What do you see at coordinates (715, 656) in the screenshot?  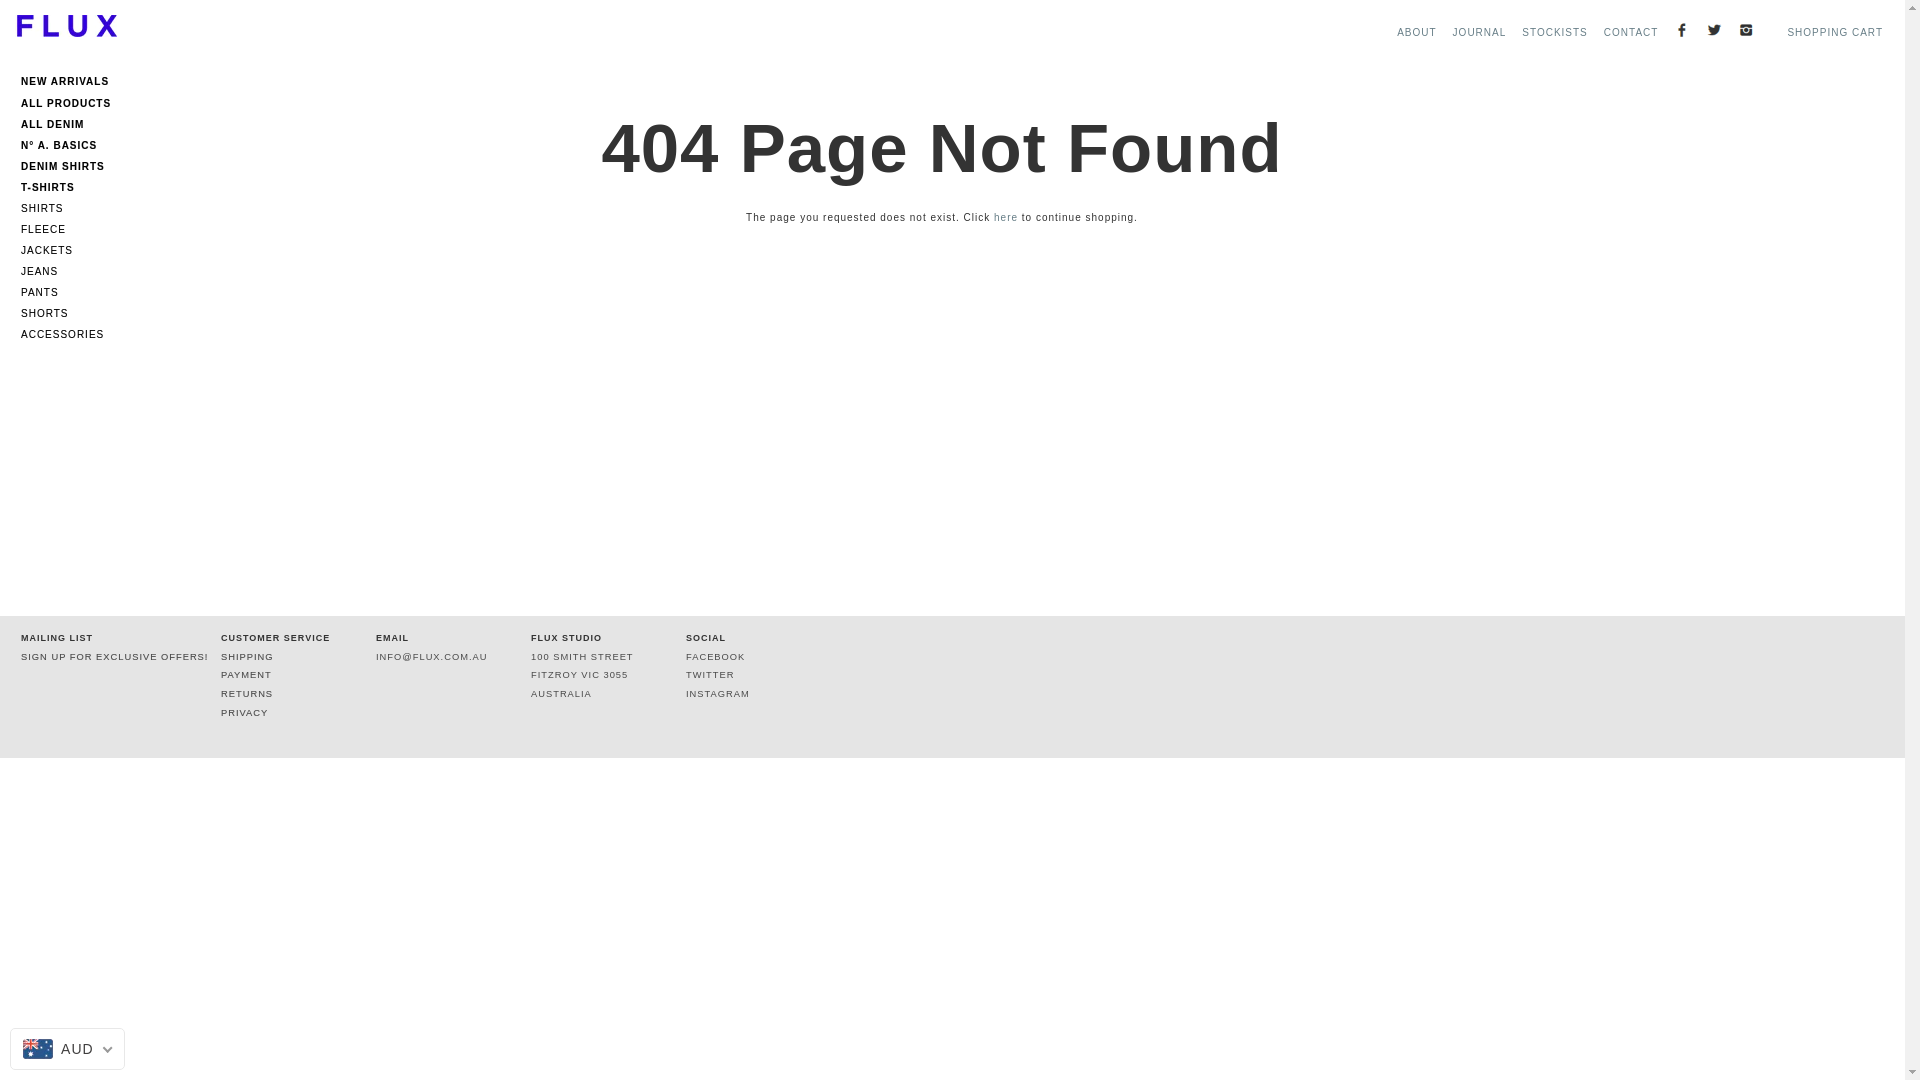 I see `'FACEBOOK'` at bounding box center [715, 656].